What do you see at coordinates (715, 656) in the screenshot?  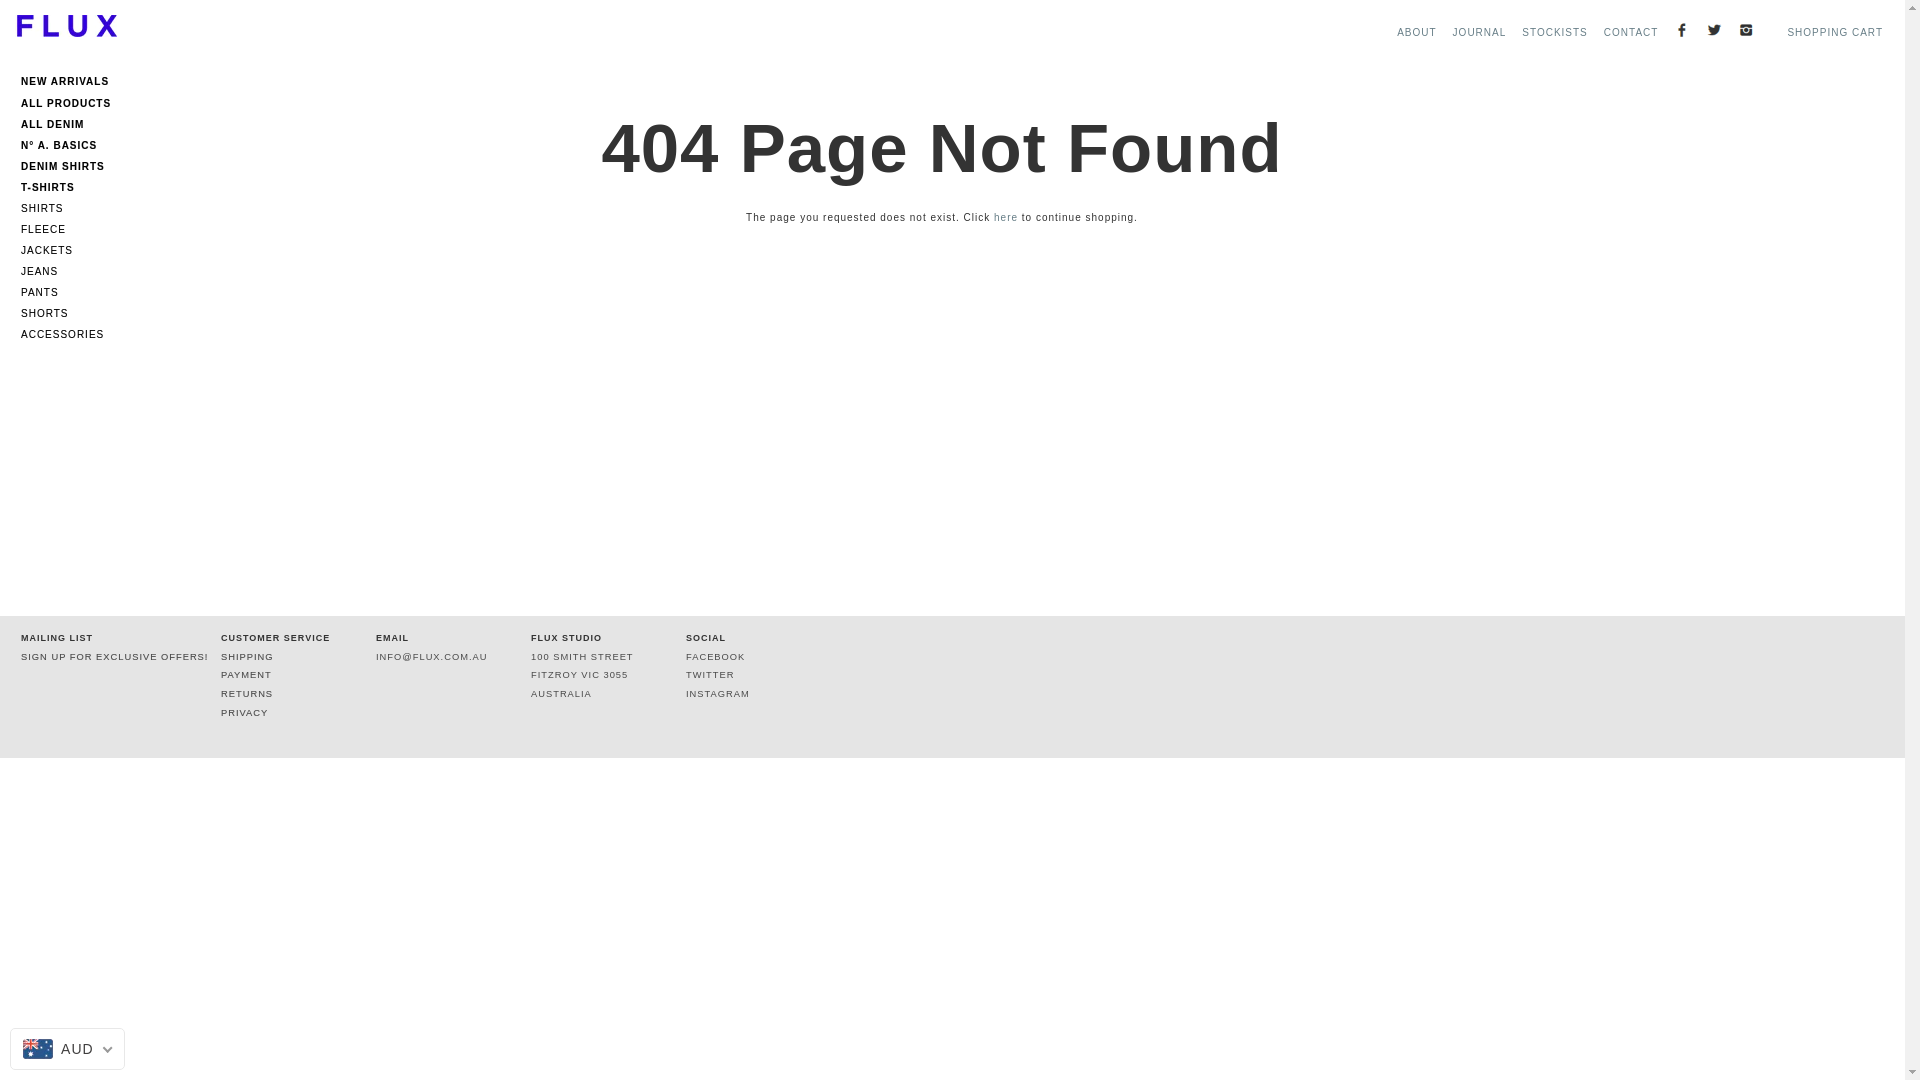 I see `'FACEBOOK'` at bounding box center [715, 656].